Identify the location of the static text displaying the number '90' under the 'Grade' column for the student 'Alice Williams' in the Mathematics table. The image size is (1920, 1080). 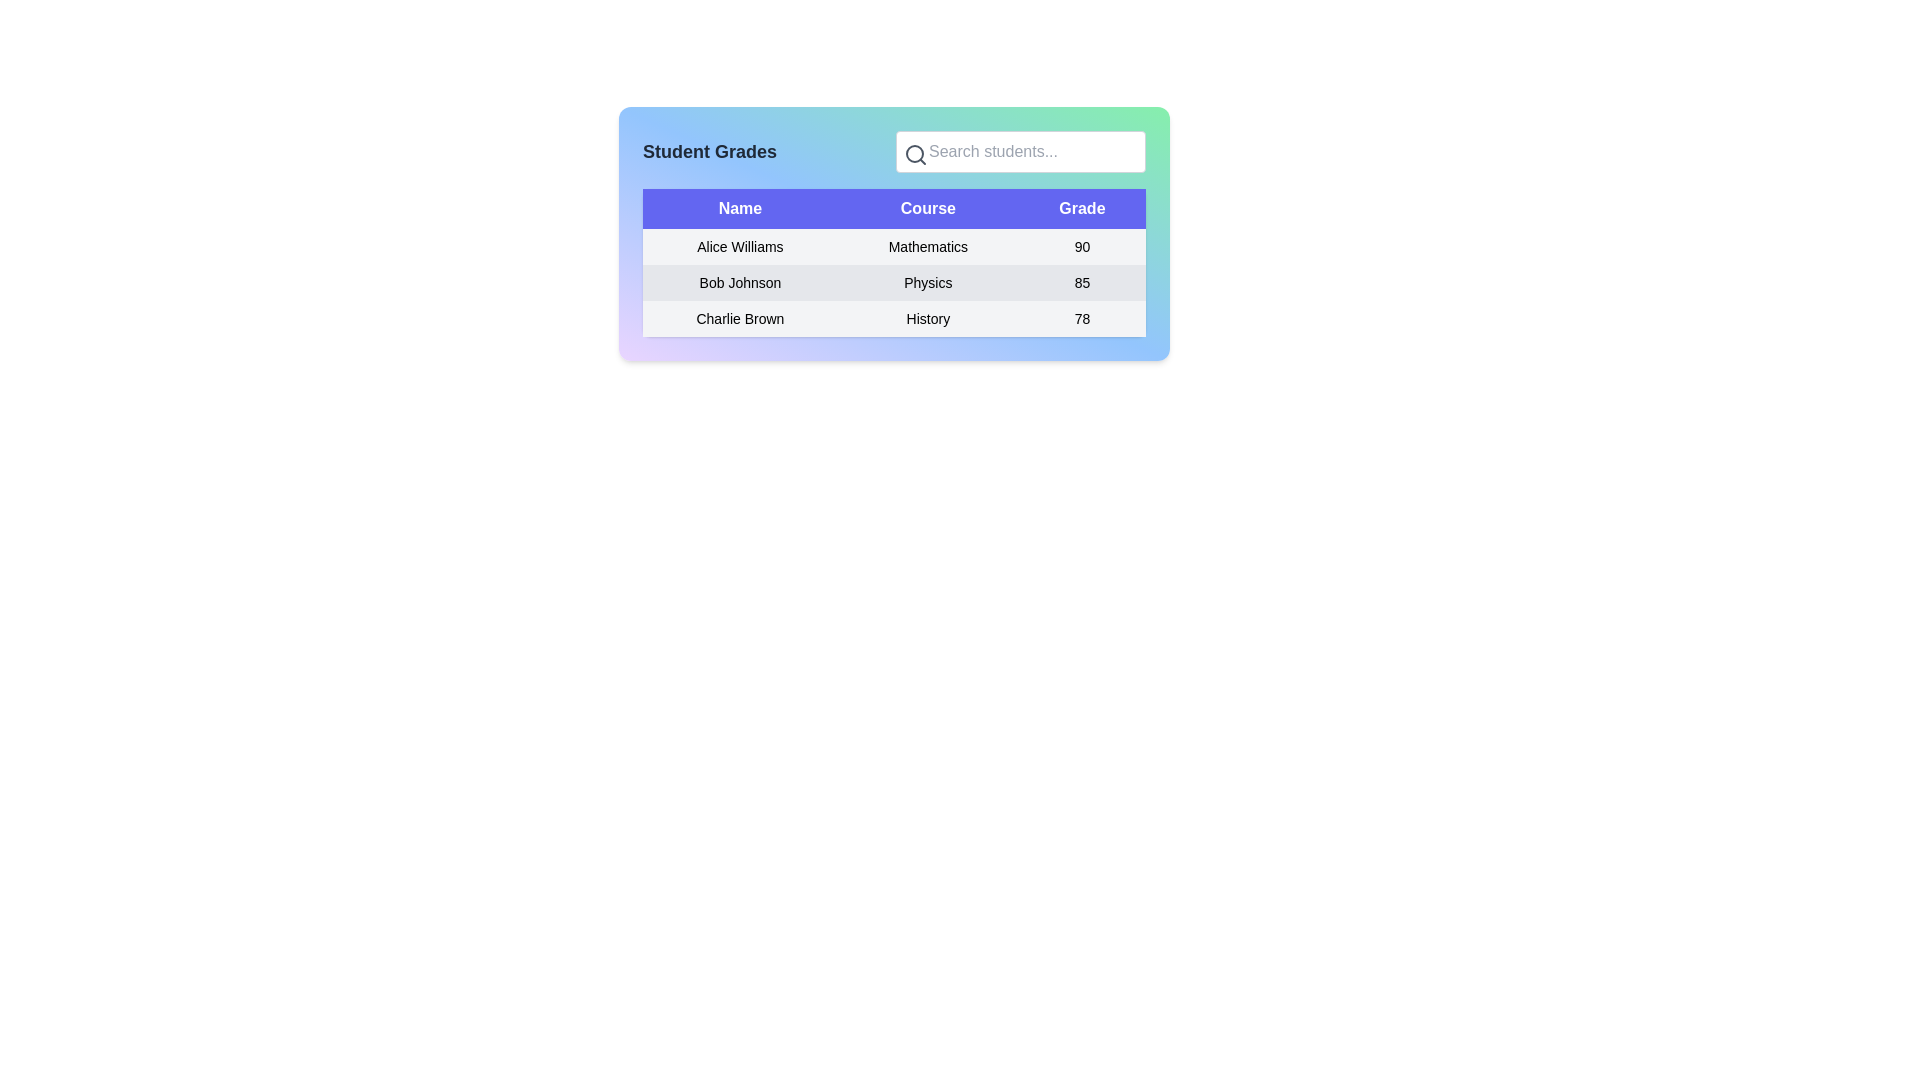
(1081, 245).